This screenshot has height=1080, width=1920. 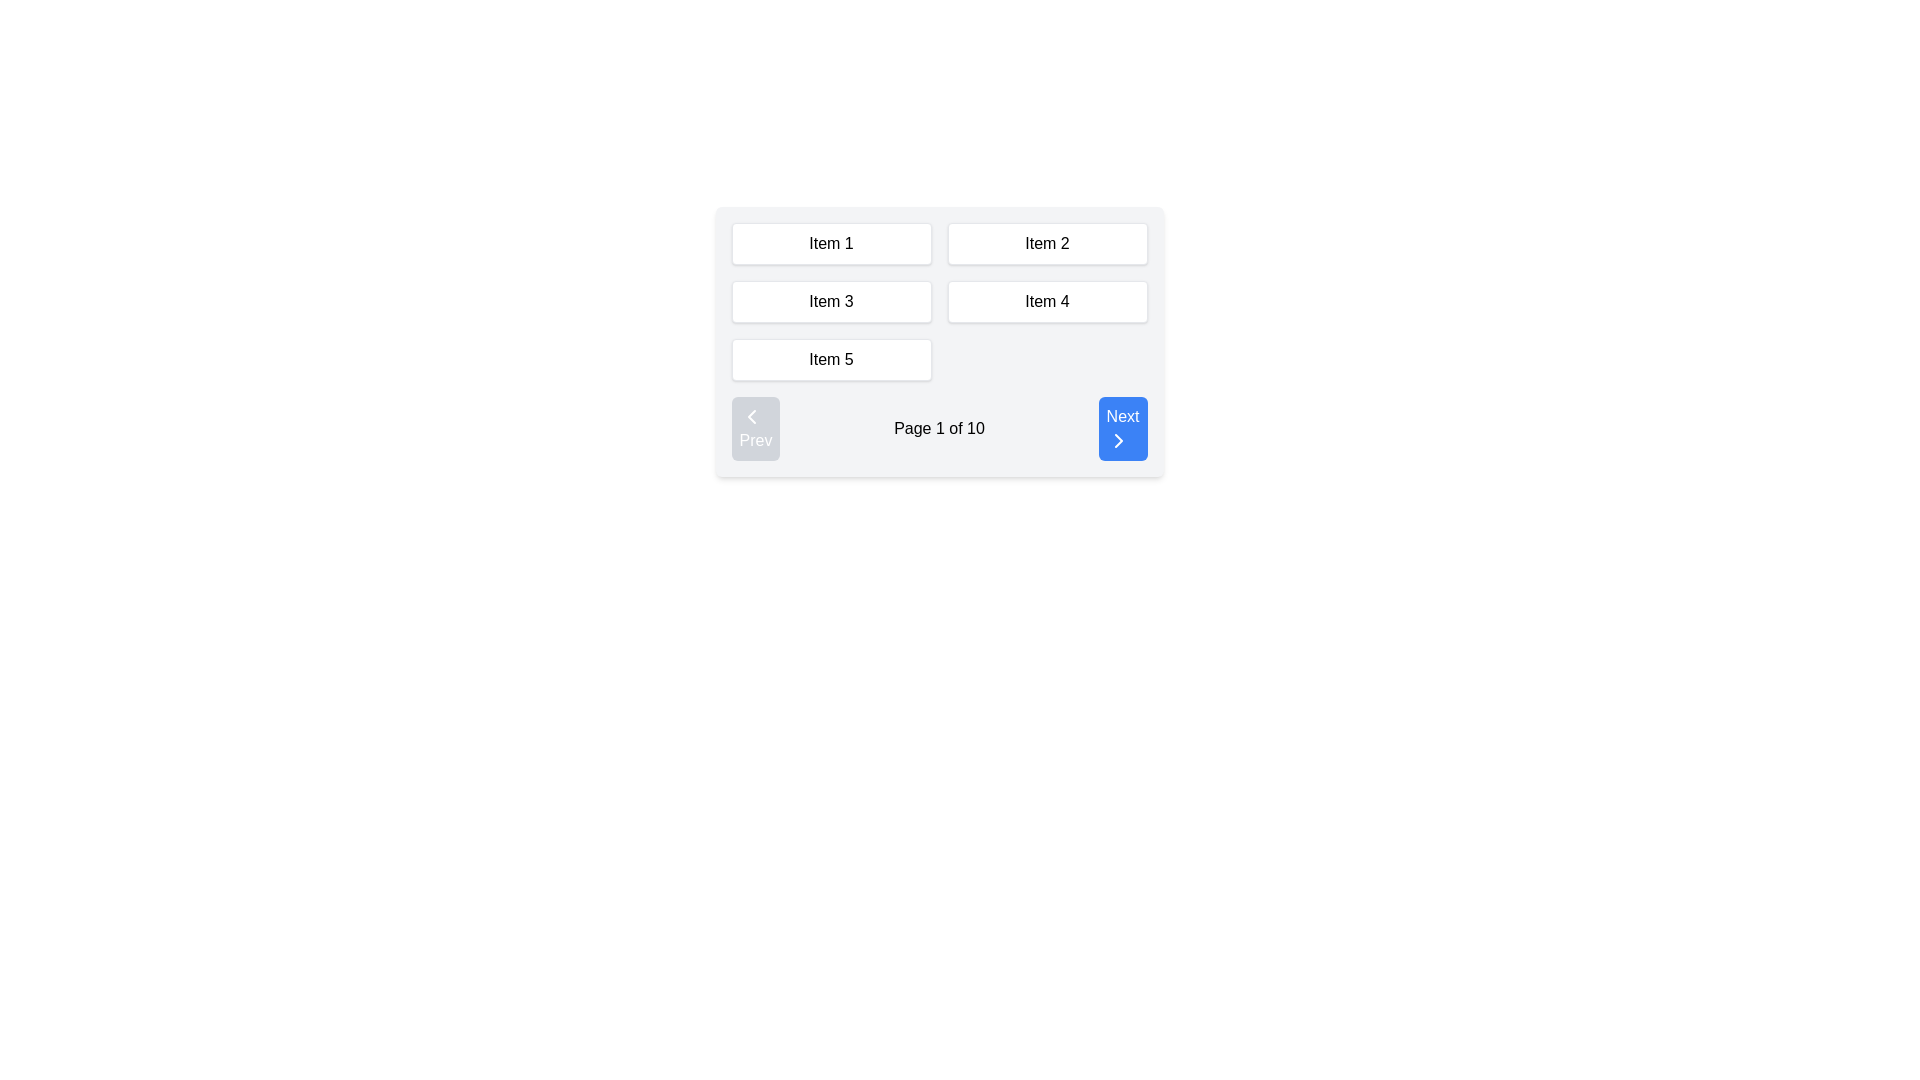 I want to click on the static text displaying 'Page 1 of 10', which is centrally positioned between the 'Prev' and 'Next' buttons, indicating the pagination status, so click(x=938, y=427).